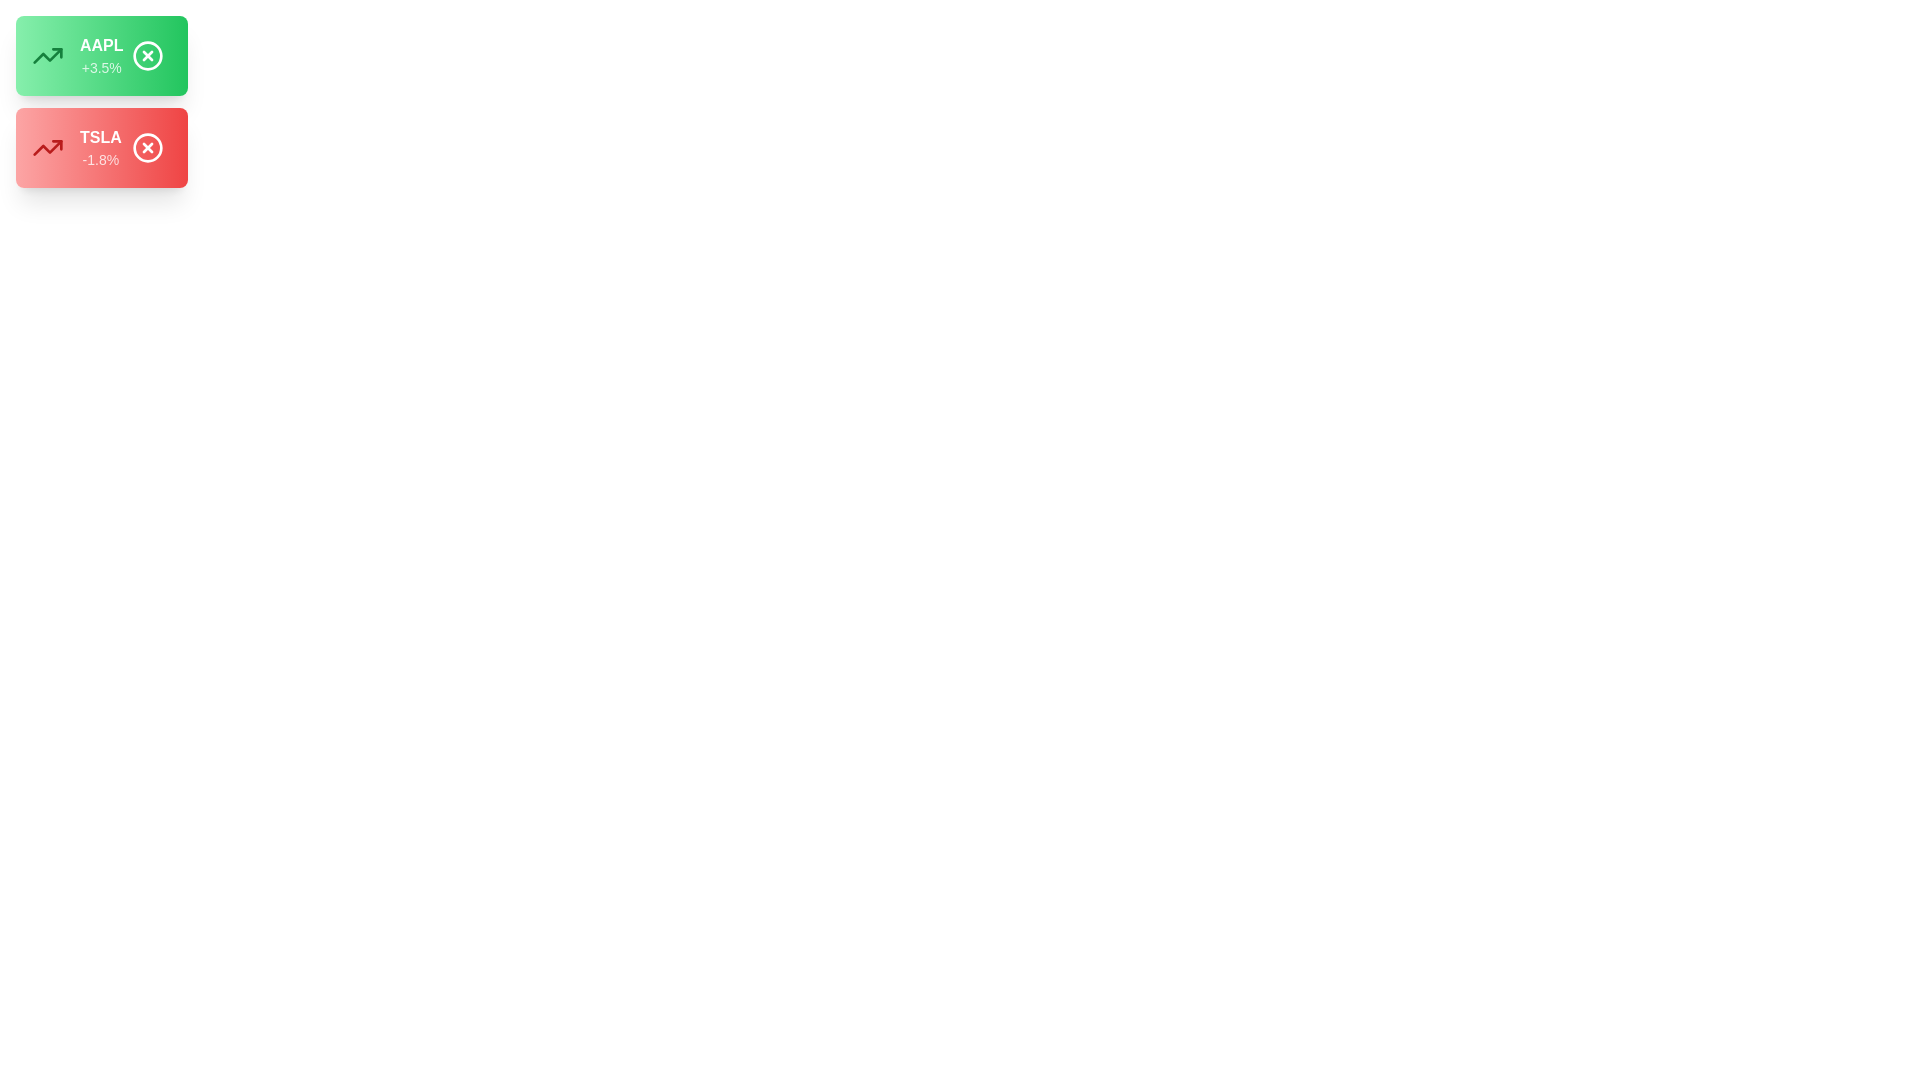  I want to click on the decorative icon trending_up, so click(48, 55).